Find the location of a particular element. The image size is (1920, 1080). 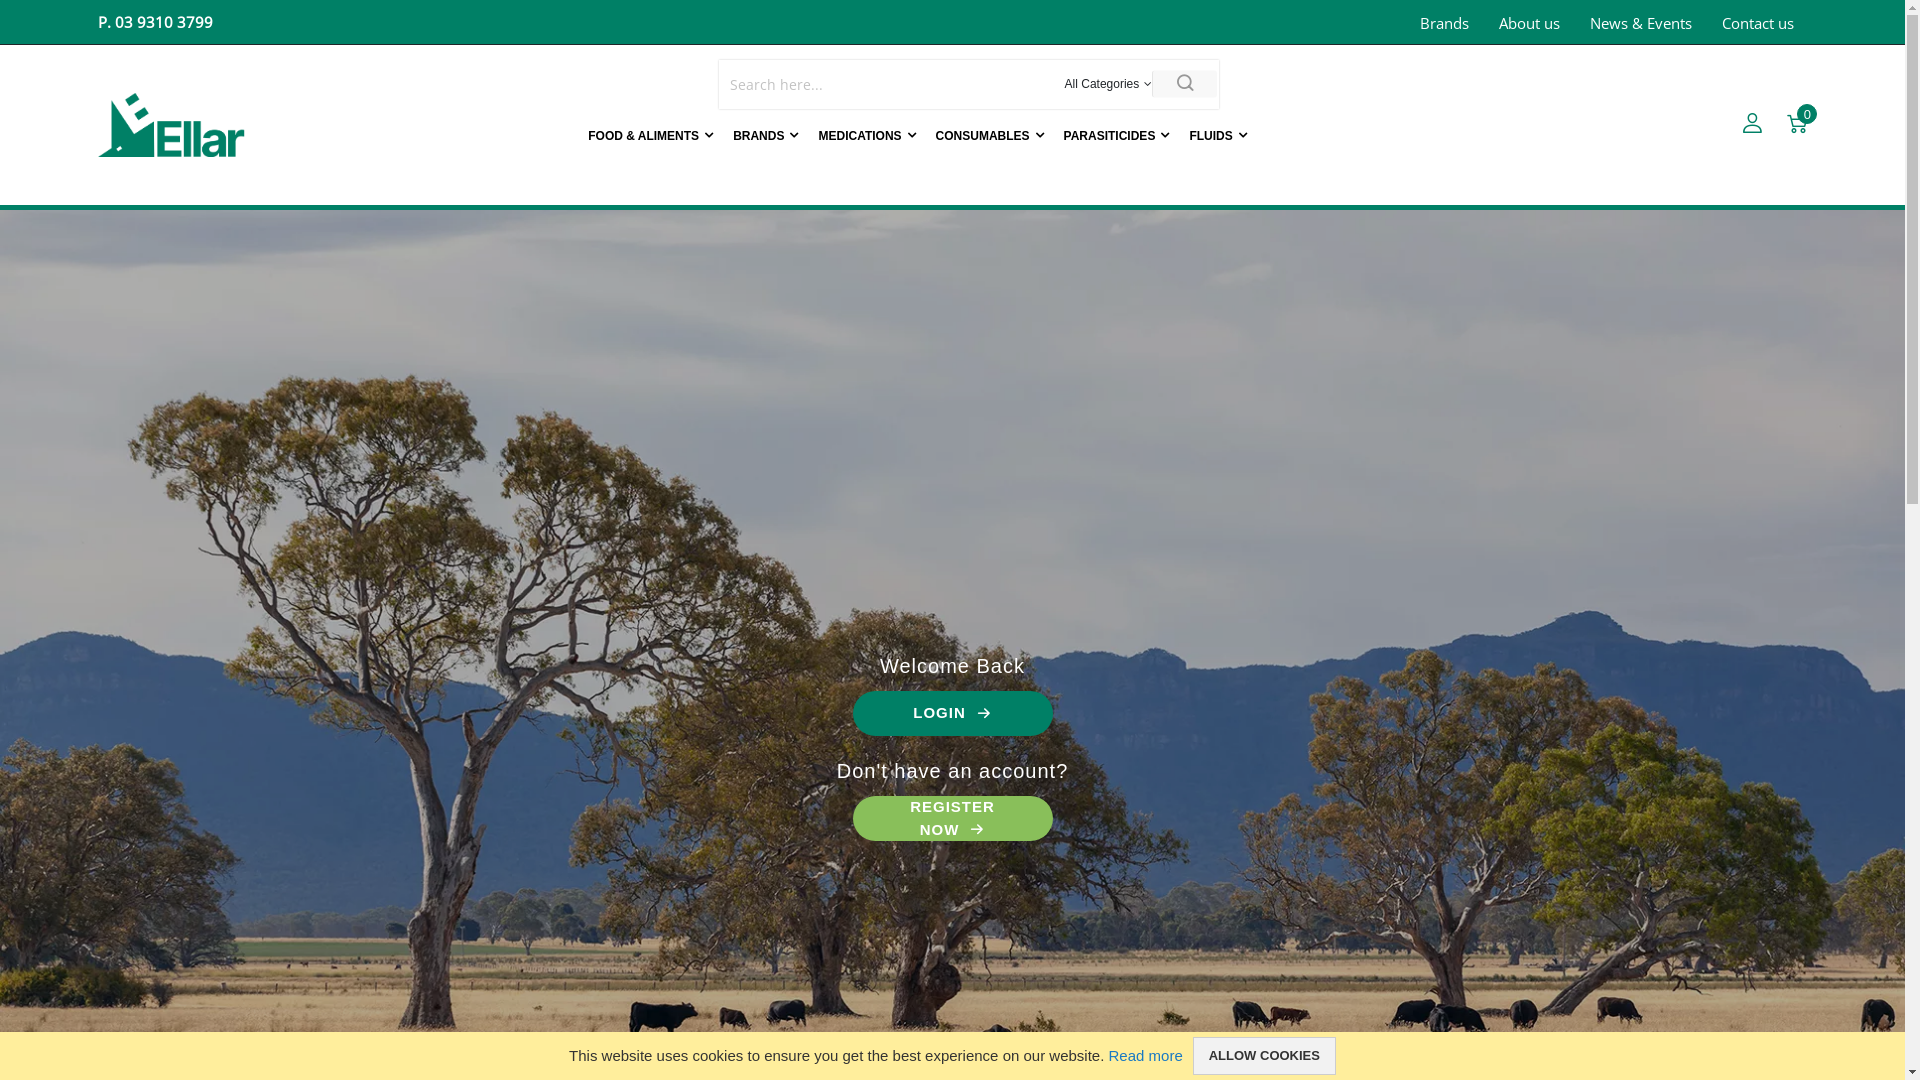

'About us' is located at coordinates (1528, 23).